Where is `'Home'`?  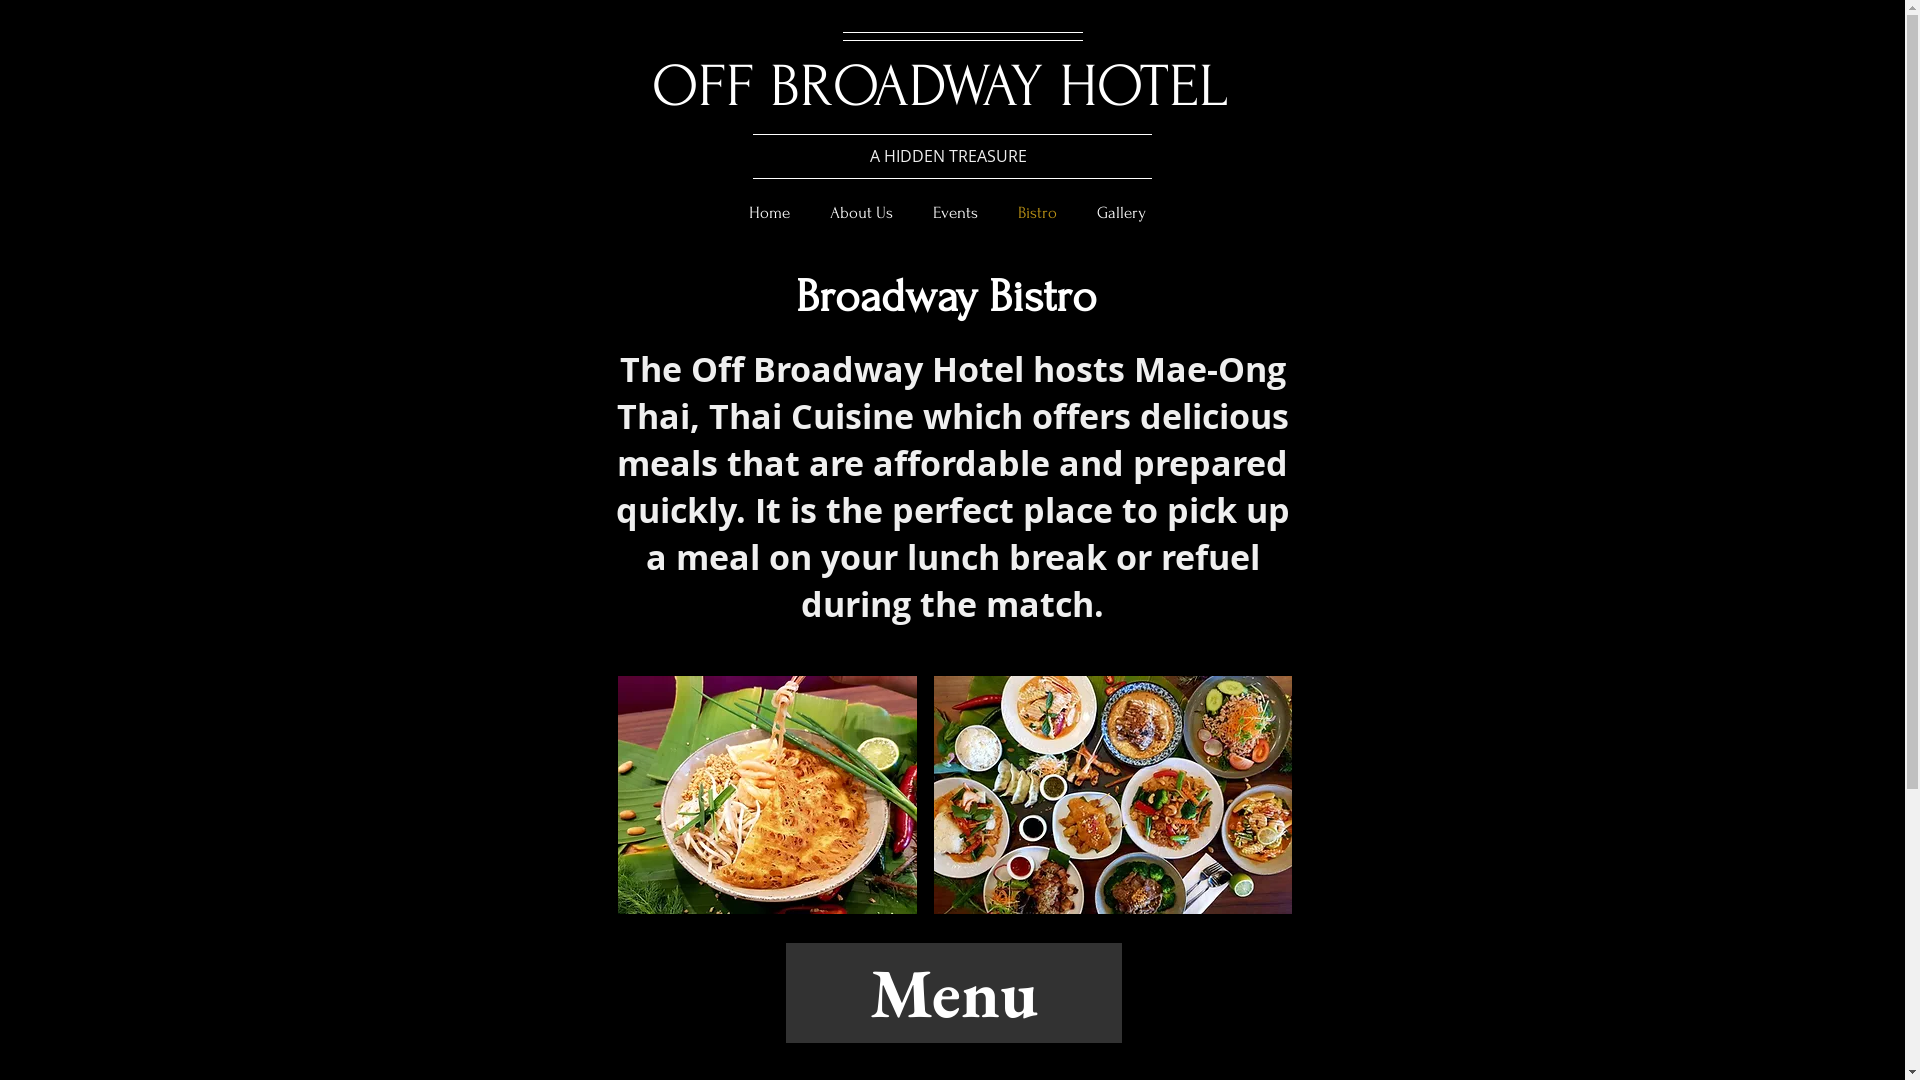
'Home' is located at coordinates (768, 212).